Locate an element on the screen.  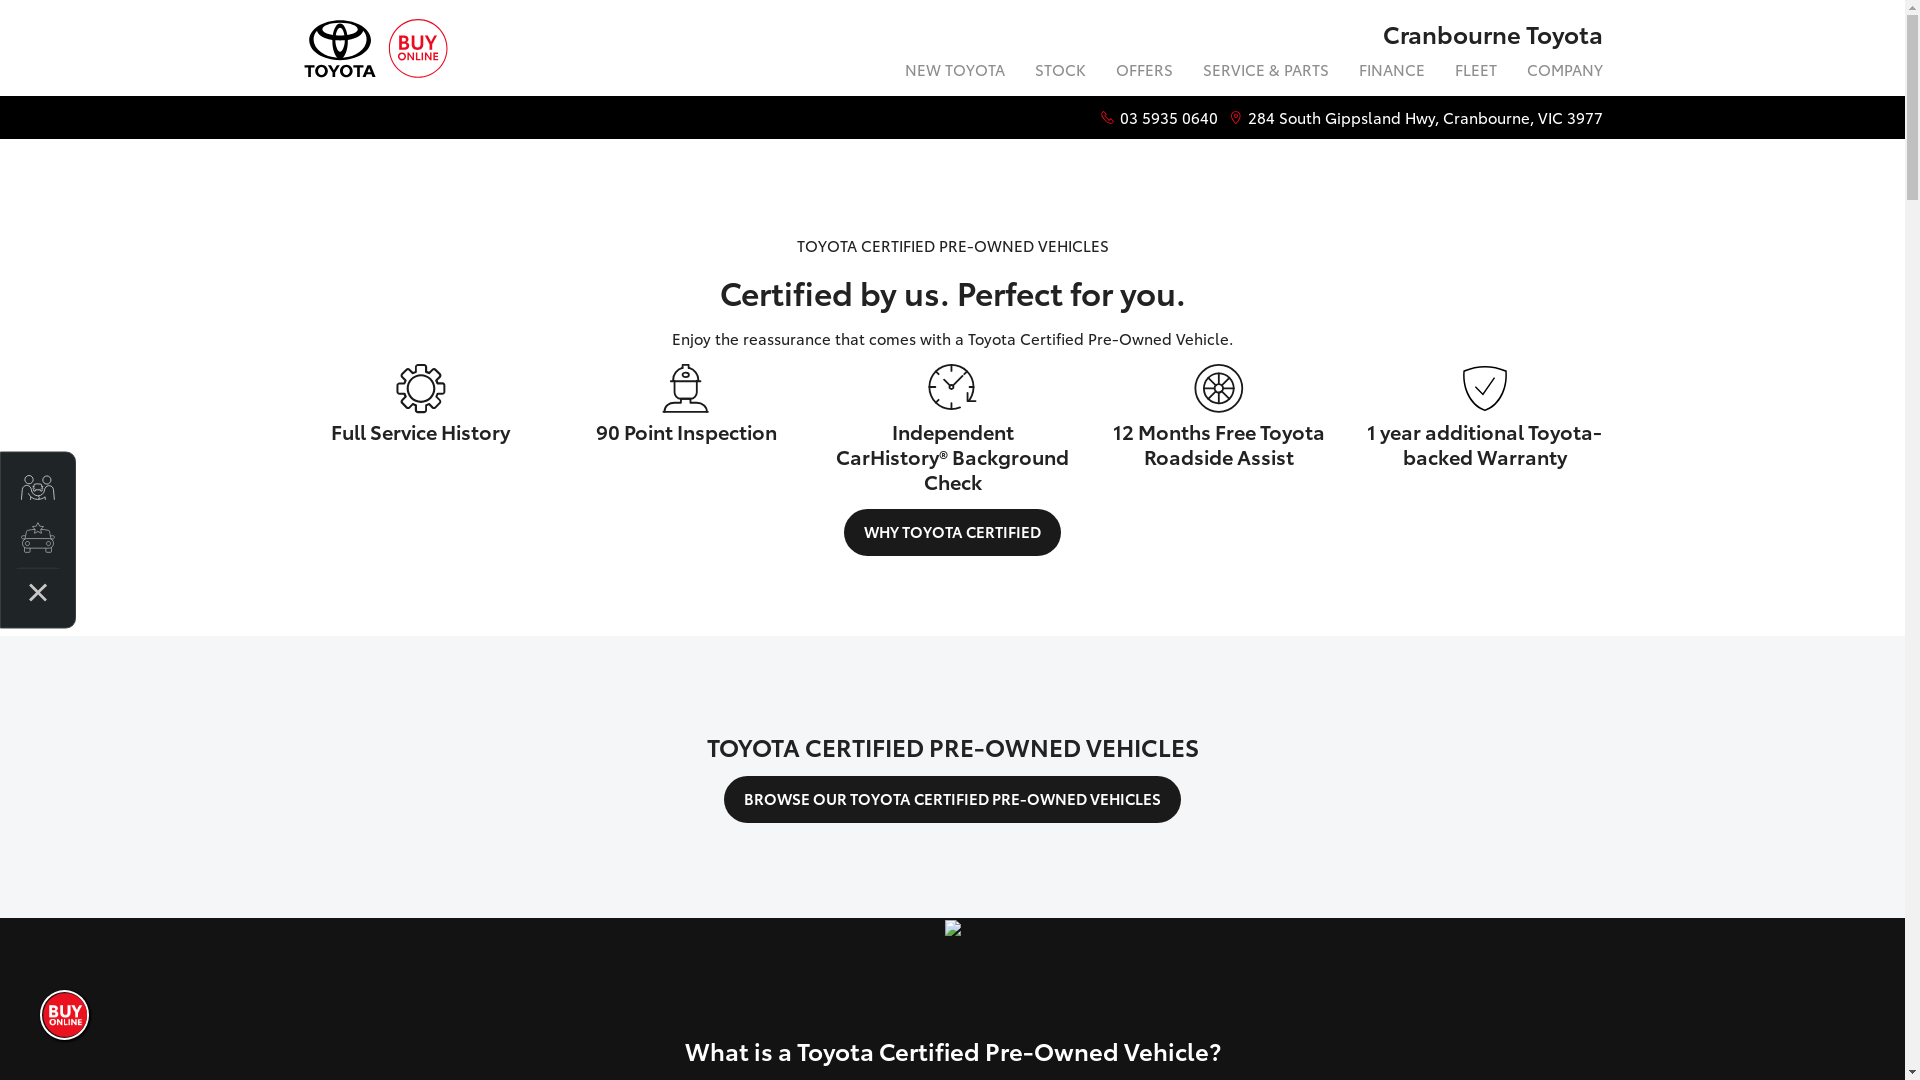
'SERVICE & PARTS' is located at coordinates (1265, 71).